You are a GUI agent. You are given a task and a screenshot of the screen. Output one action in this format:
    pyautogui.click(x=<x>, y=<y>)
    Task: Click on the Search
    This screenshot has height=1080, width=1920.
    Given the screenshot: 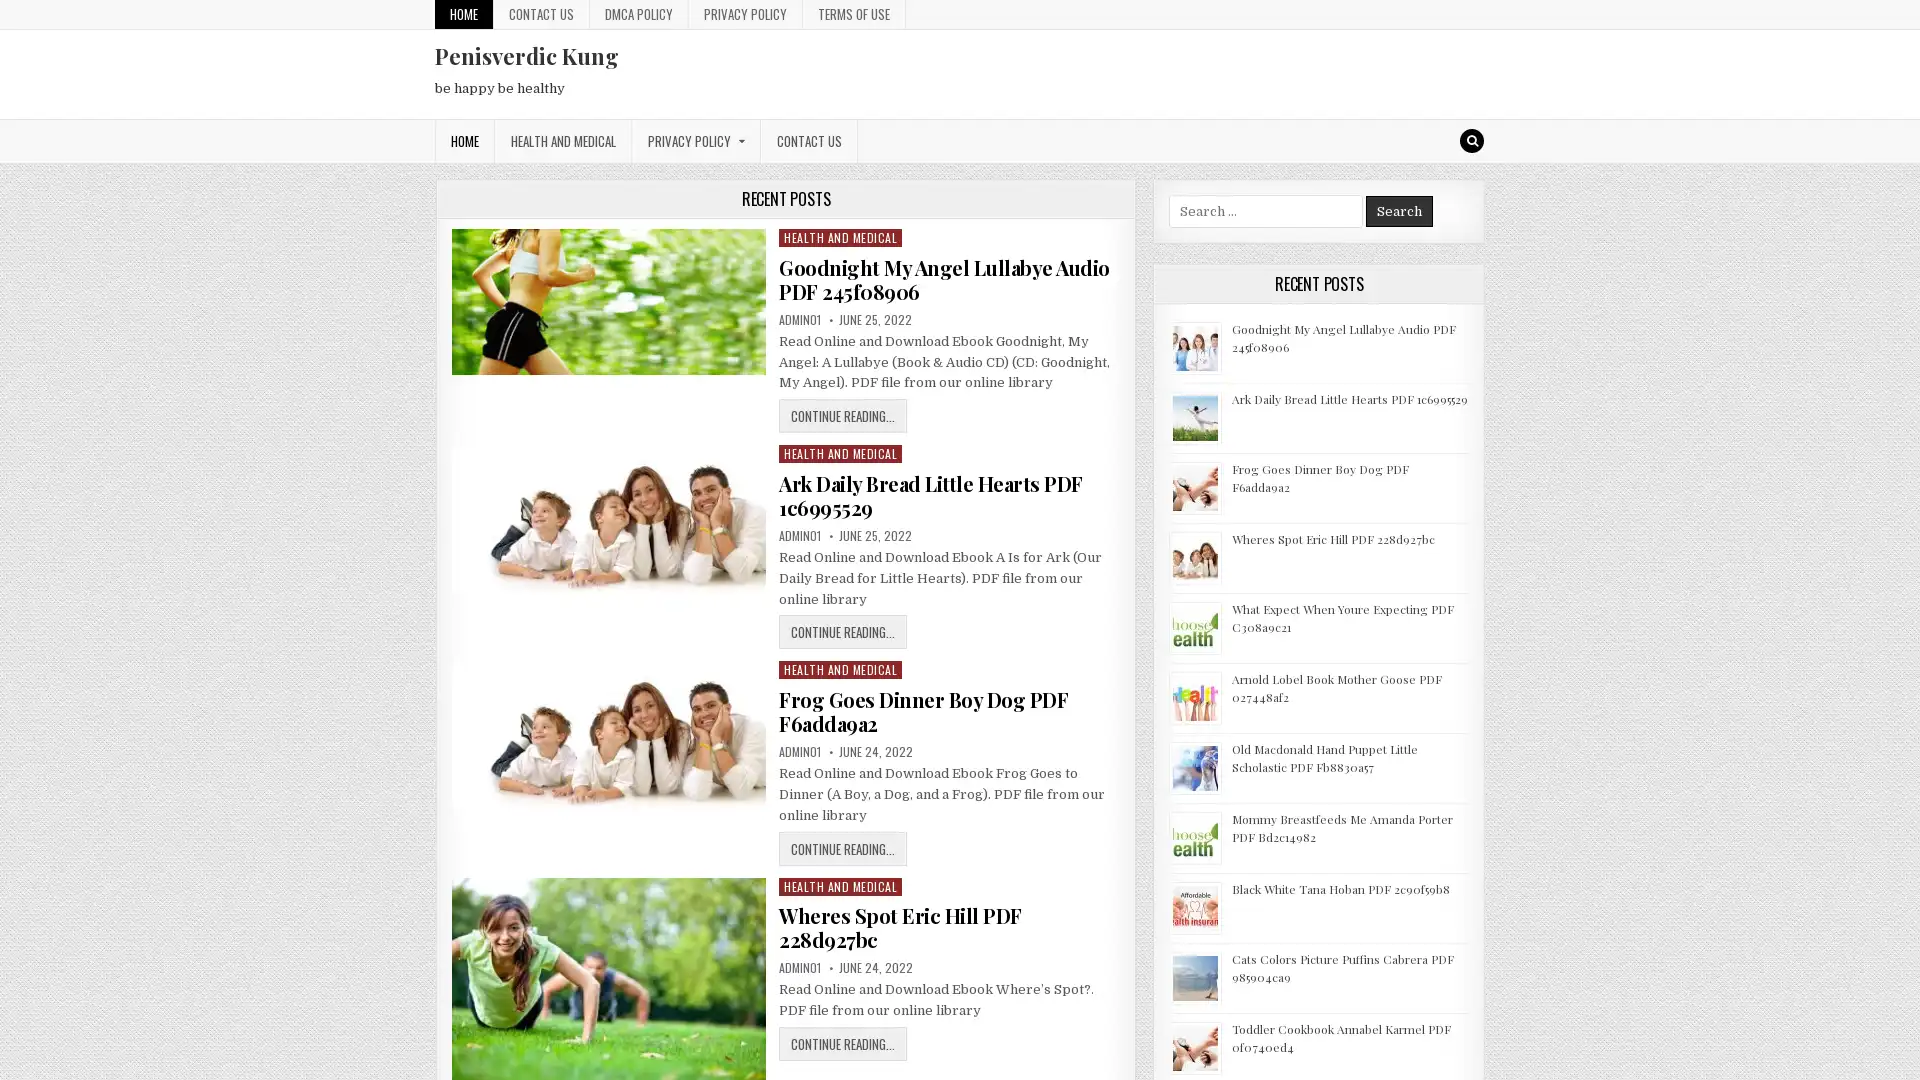 What is the action you would take?
    pyautogui.click(x=1398, y=211)
    